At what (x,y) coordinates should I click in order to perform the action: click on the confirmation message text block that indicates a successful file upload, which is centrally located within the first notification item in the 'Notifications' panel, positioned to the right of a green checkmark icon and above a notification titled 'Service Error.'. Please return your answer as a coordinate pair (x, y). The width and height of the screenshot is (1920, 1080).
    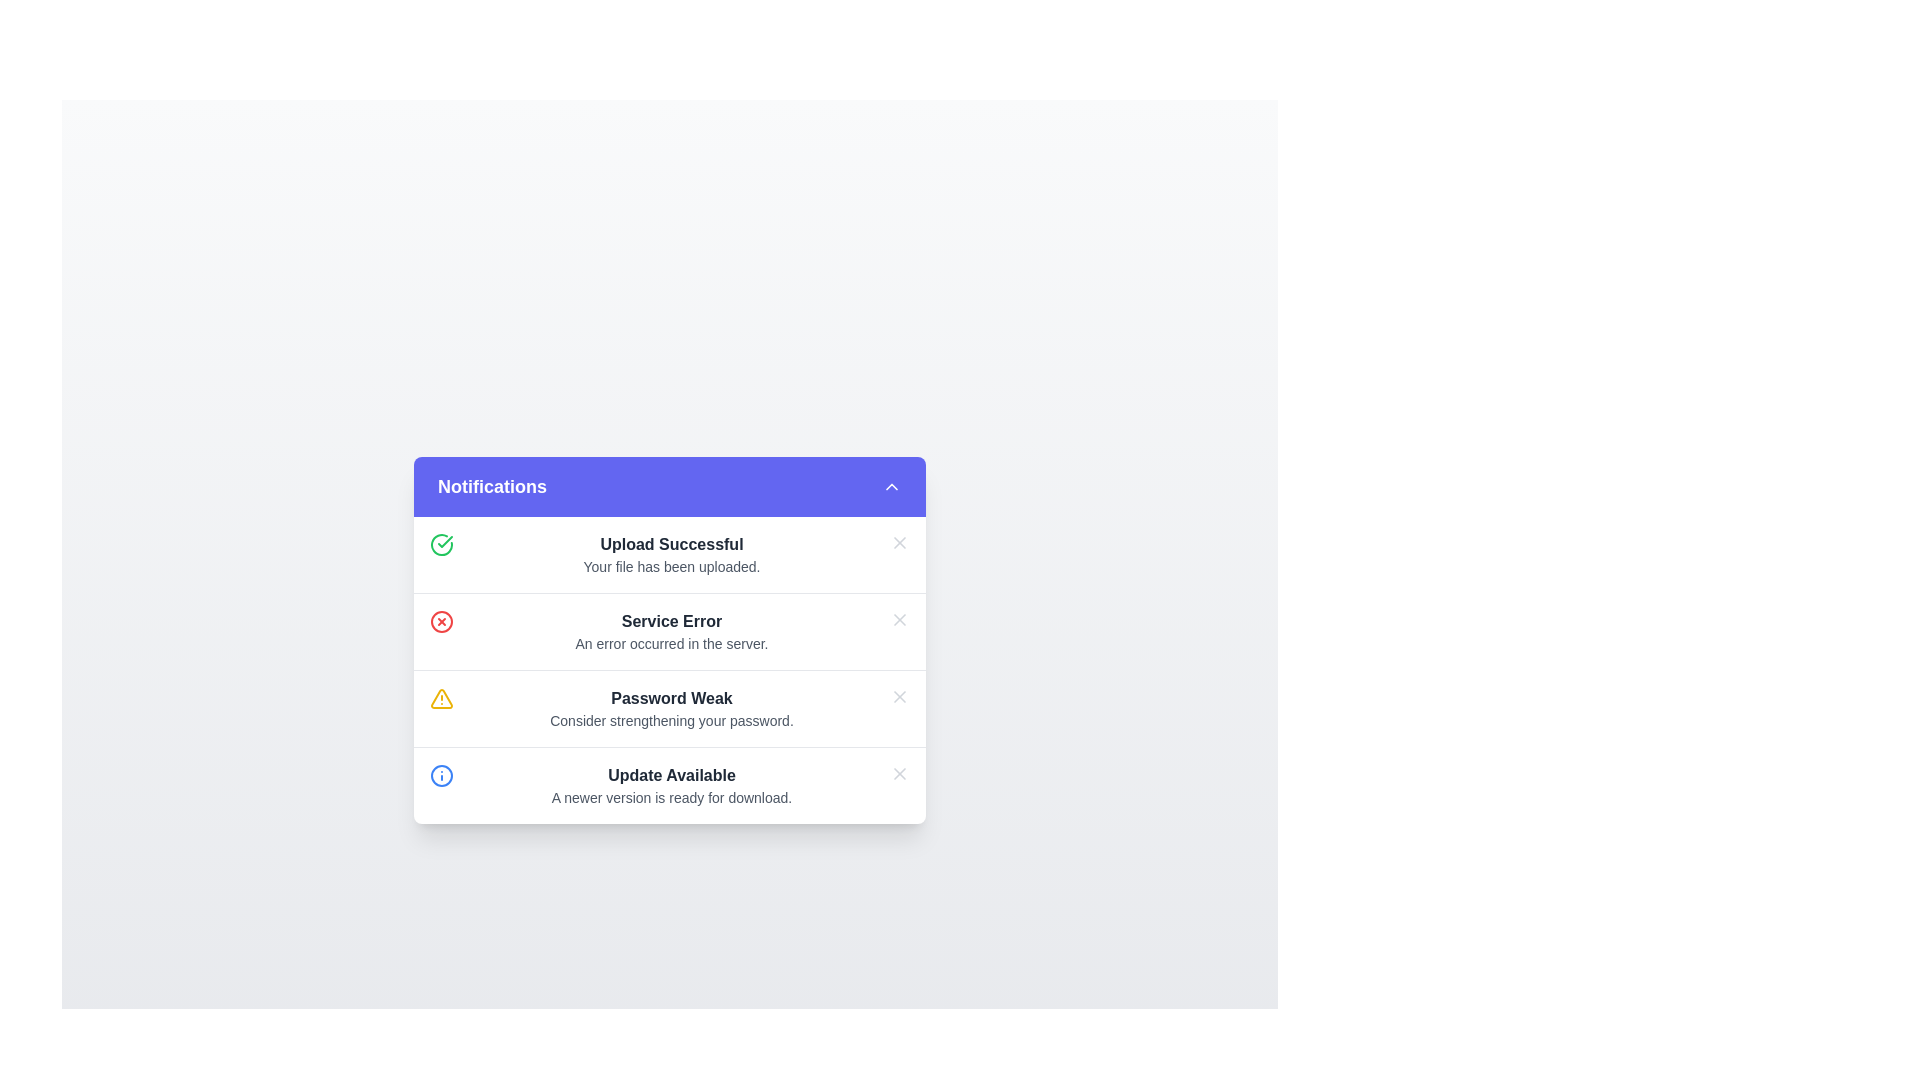
    Looking at the image, I should click on (672, 554).